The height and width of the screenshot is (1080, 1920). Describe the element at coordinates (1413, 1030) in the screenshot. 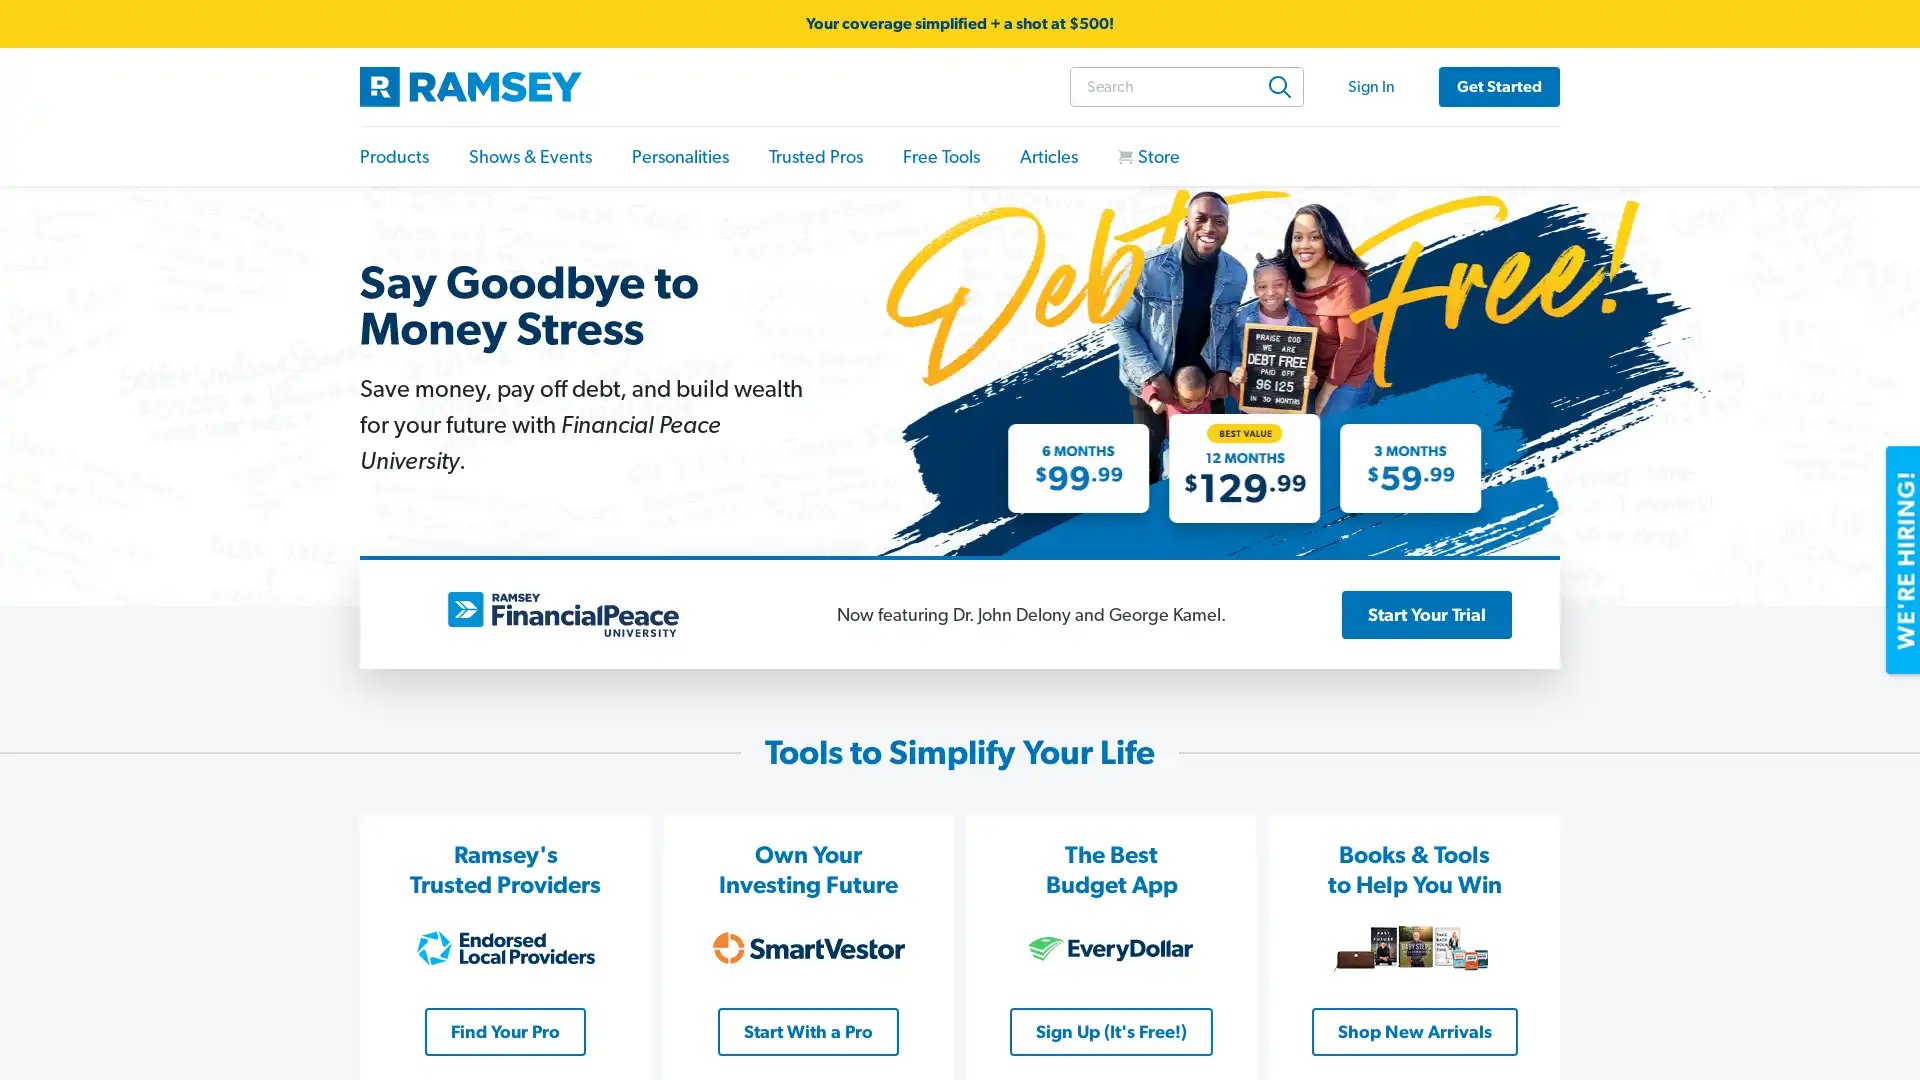

I see `Shop New Arrivals` at that location.